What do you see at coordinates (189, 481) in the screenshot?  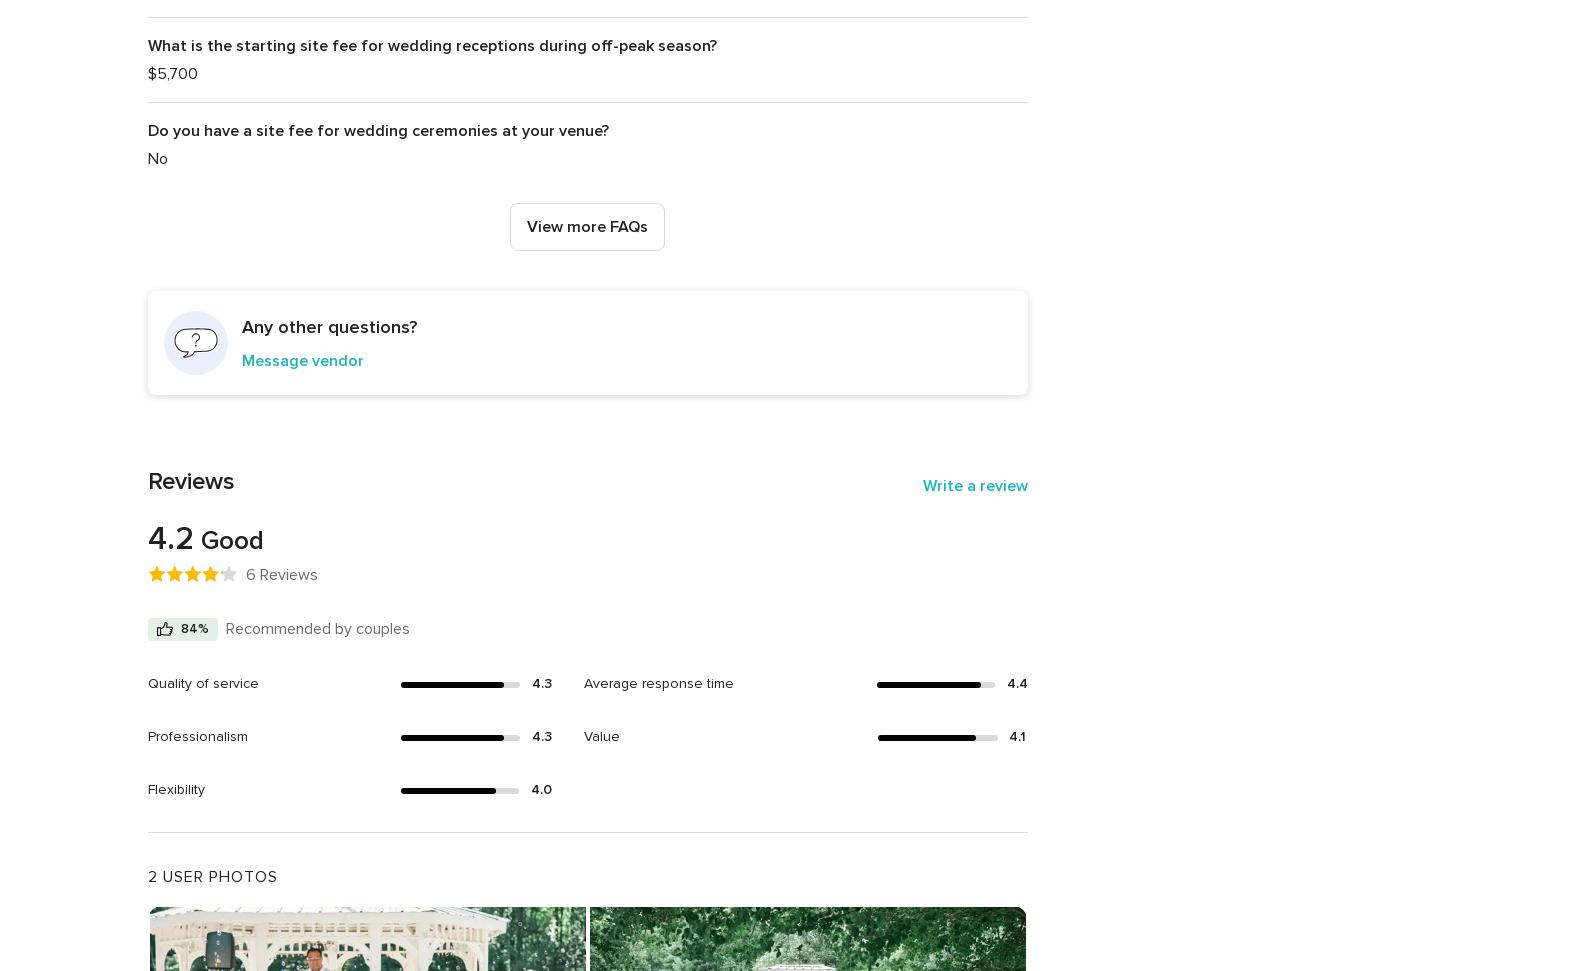 I see `'Reviews'` at bounding box center [189, 481].